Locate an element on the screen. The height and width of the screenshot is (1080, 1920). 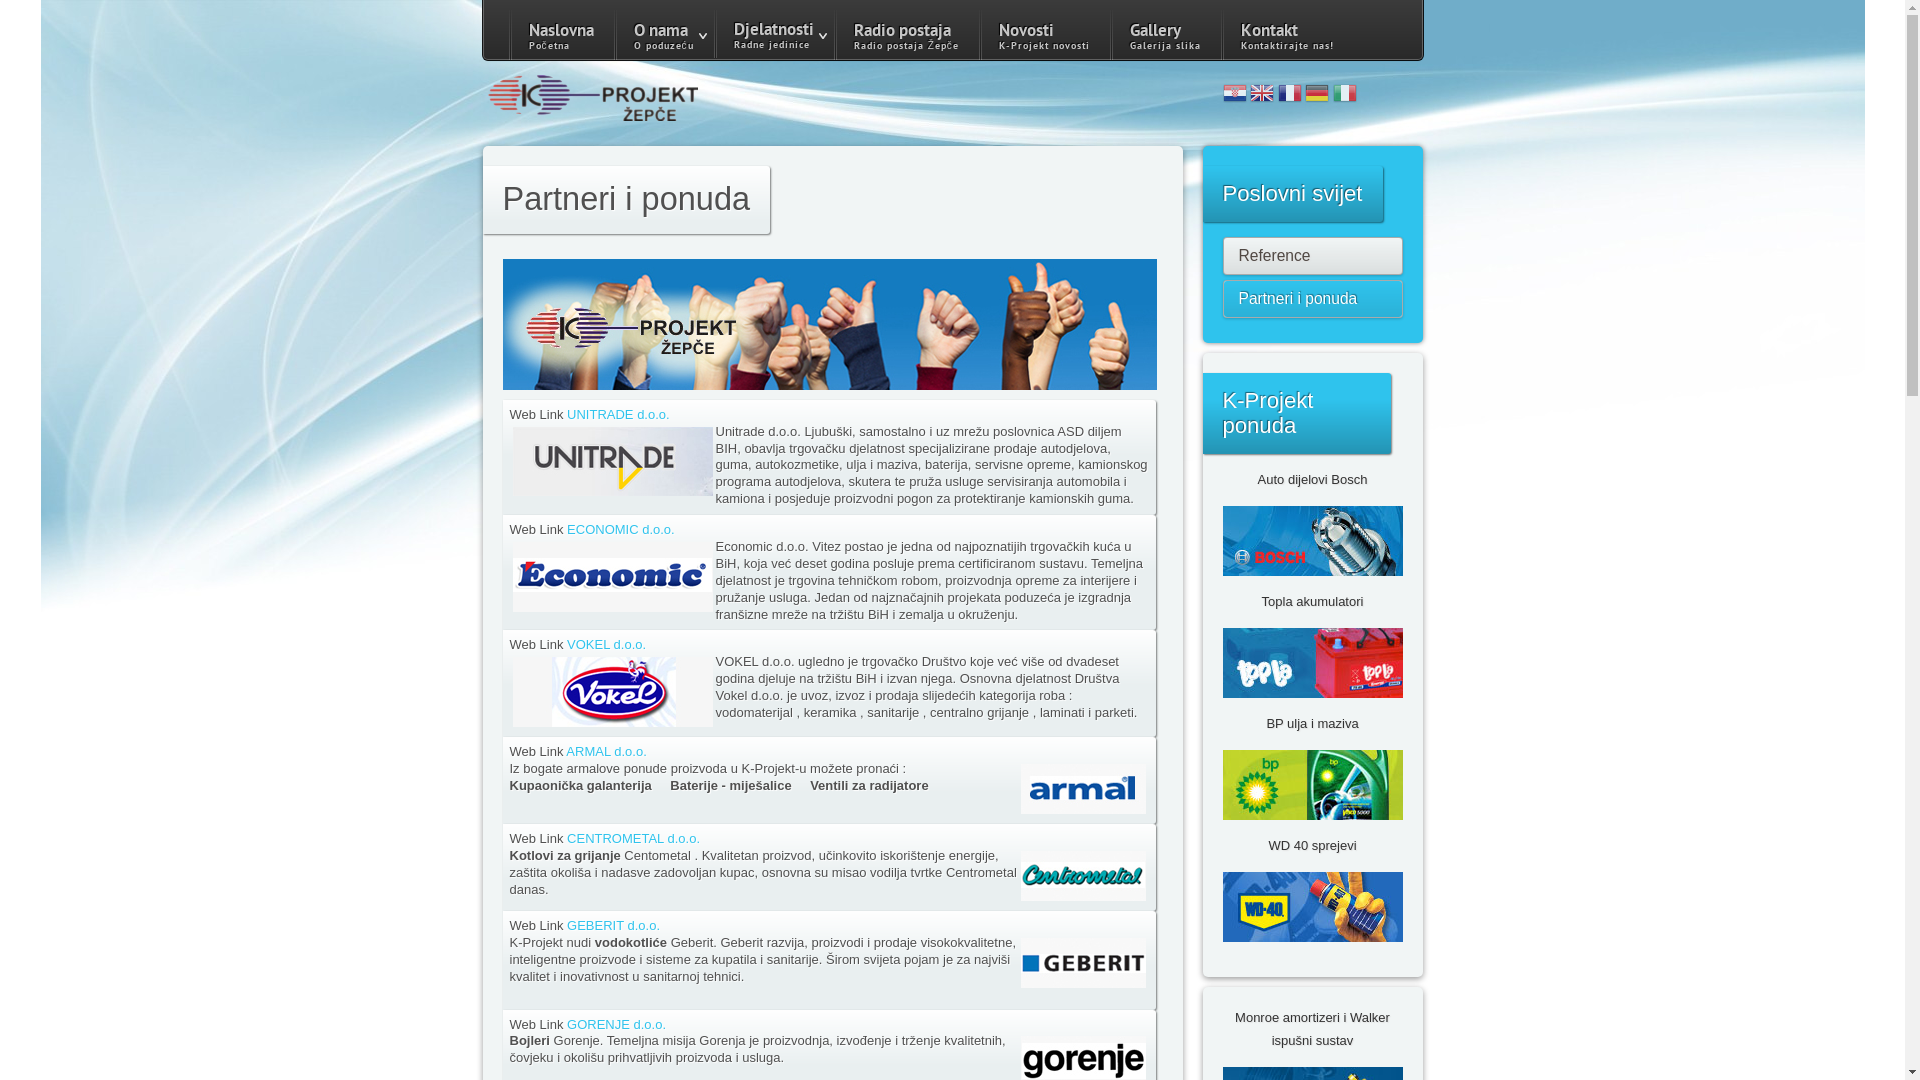
'GORENJE d.o.o.' is located at coordinates (615, 1024).